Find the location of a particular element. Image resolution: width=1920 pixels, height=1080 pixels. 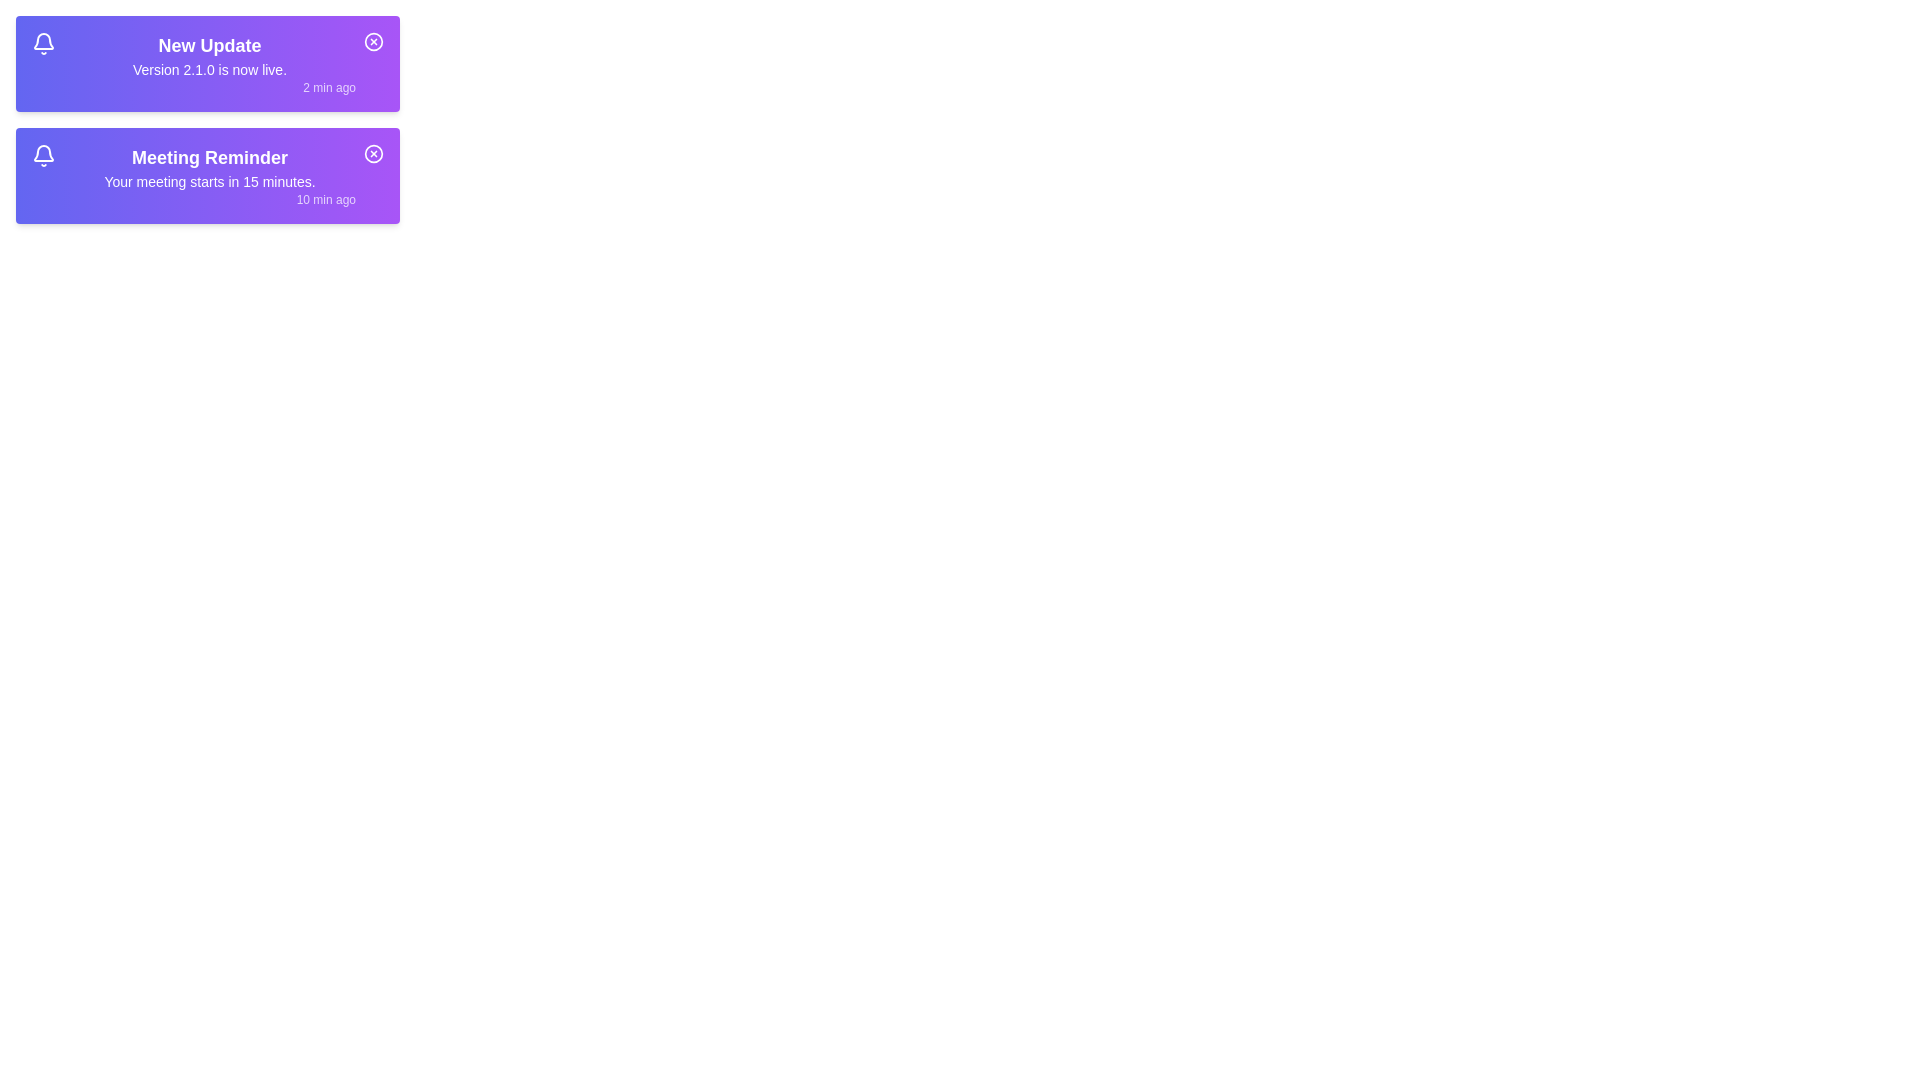

close button of the notification titled 'Meeting Reminder' is located at coordinates (374, 153).